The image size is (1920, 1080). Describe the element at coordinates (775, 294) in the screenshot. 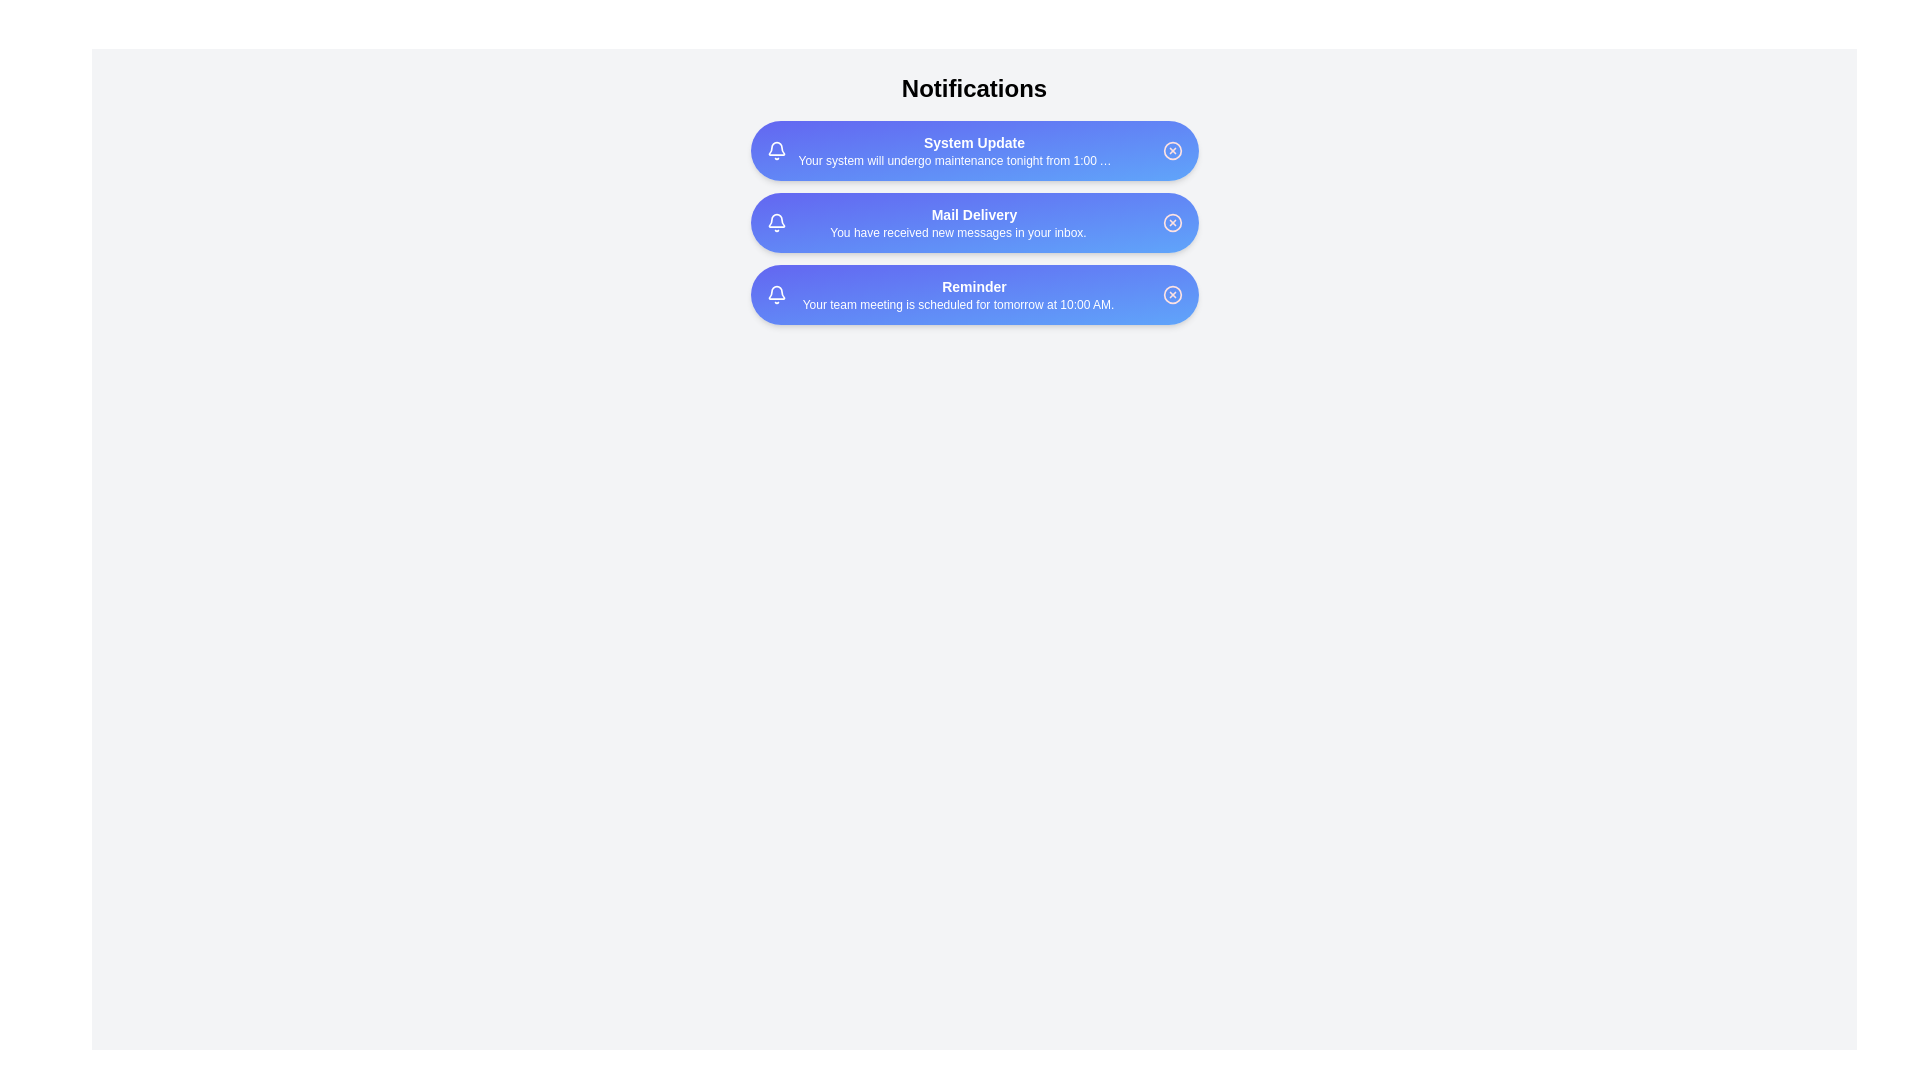

I see `the notification icon corresponding to Reminder` at that location.